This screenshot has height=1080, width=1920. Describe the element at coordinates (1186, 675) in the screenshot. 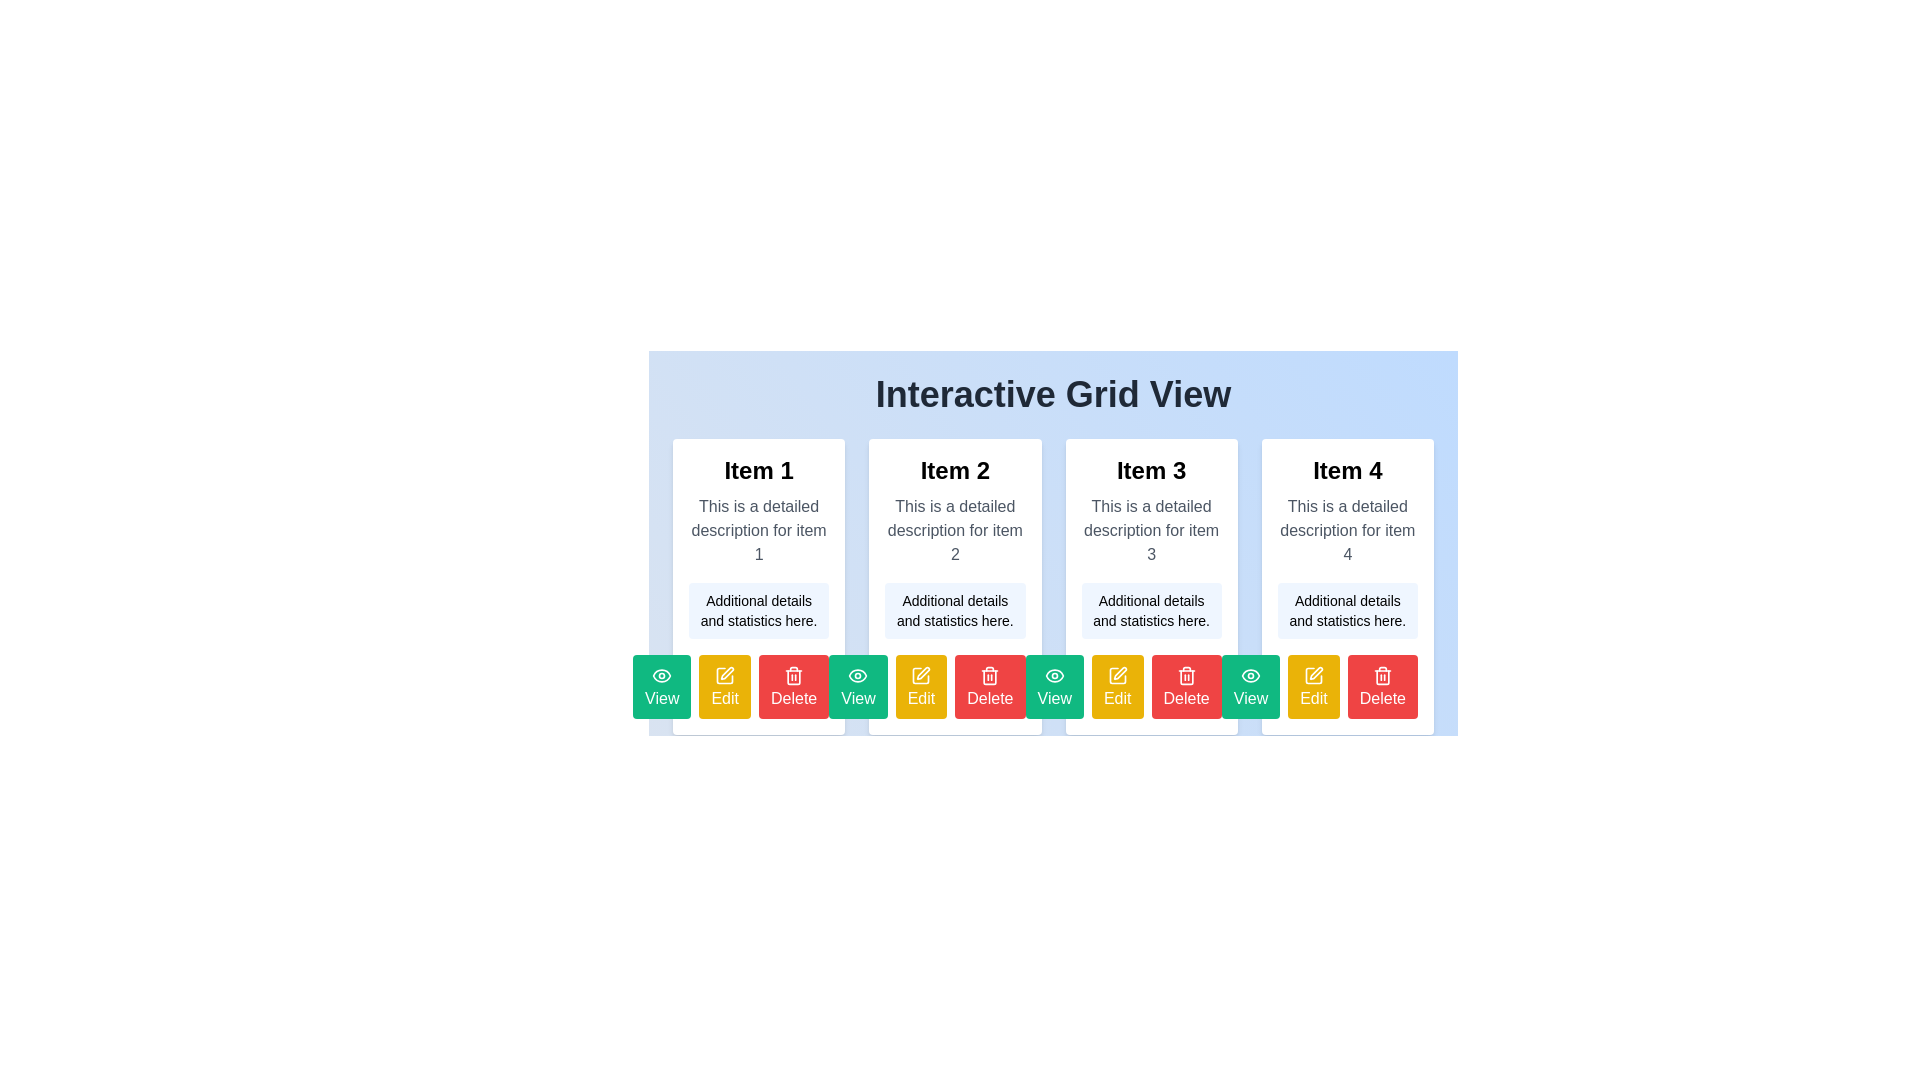

I see `the trash bin icon styled in red next to the 'Delete' button` at that location.